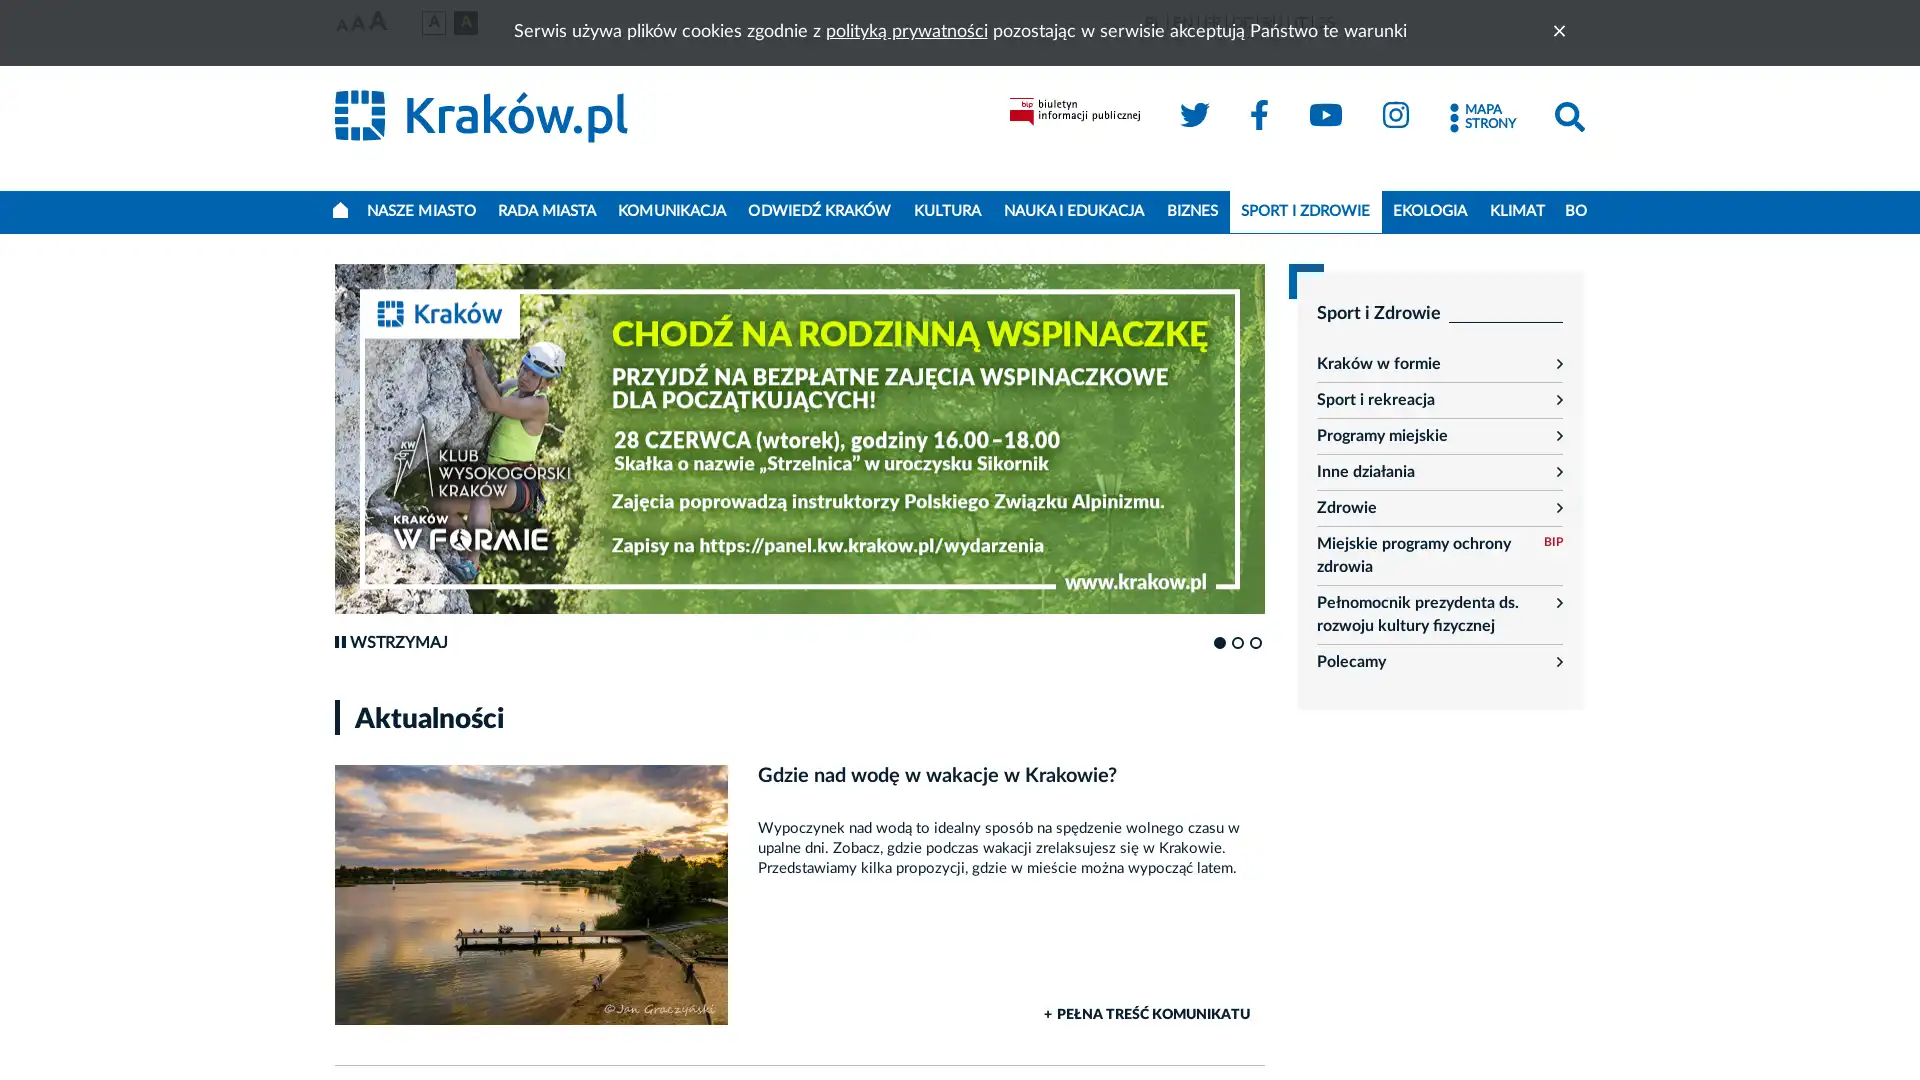  What do you see at coordinates (341, 26) in the screenshot?
I see `Najmniejsza czcionka` at bounding box center [341, 26].